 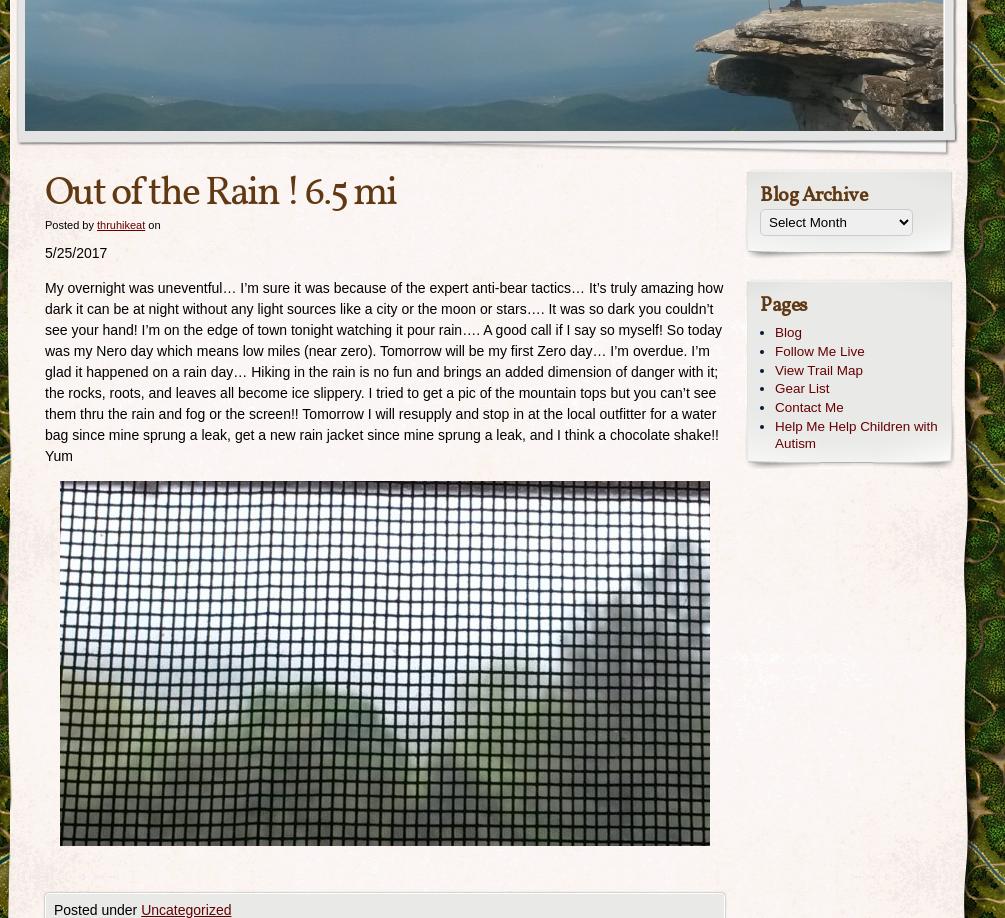 I want to click on 'on', so click(x=152, y=225).